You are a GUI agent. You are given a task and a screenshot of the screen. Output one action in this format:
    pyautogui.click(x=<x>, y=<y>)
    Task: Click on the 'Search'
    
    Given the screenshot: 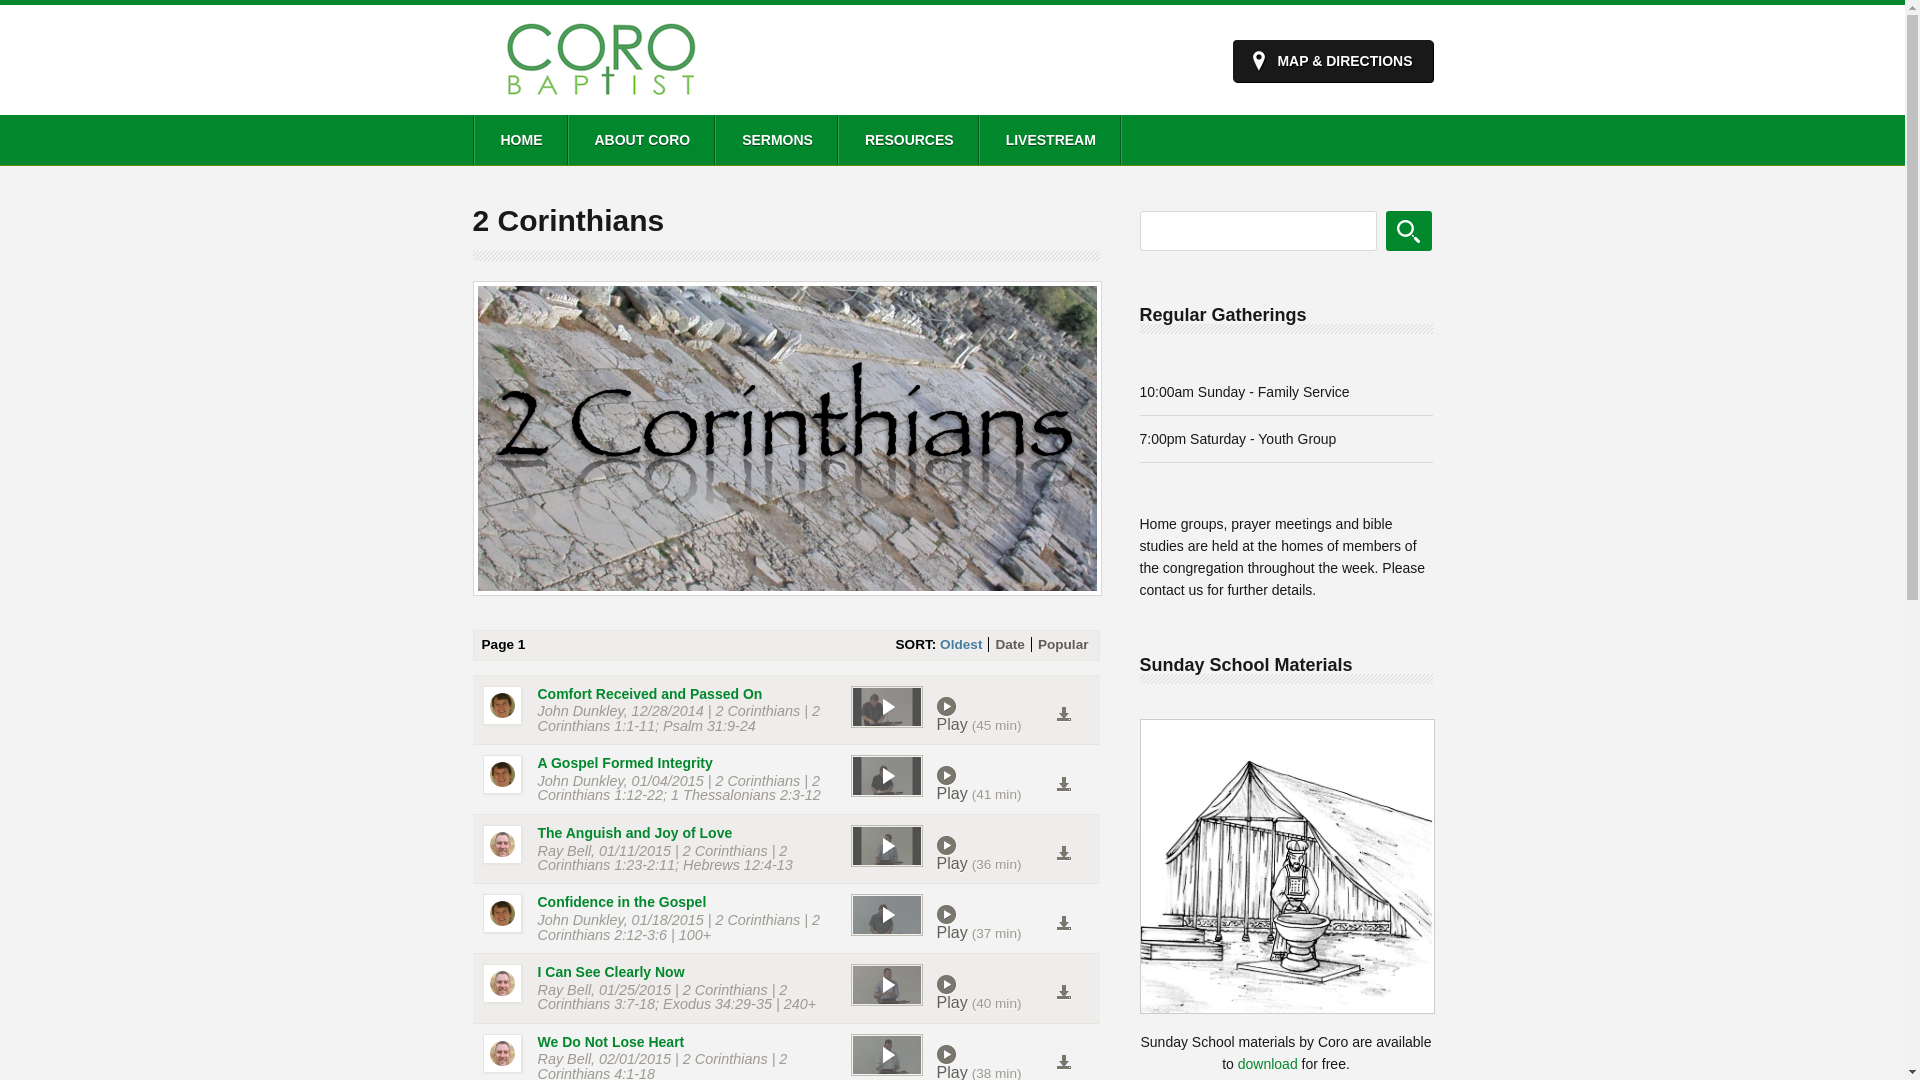 What is the action you would take?
    pyautogui.click(x=1385, y=230)
    